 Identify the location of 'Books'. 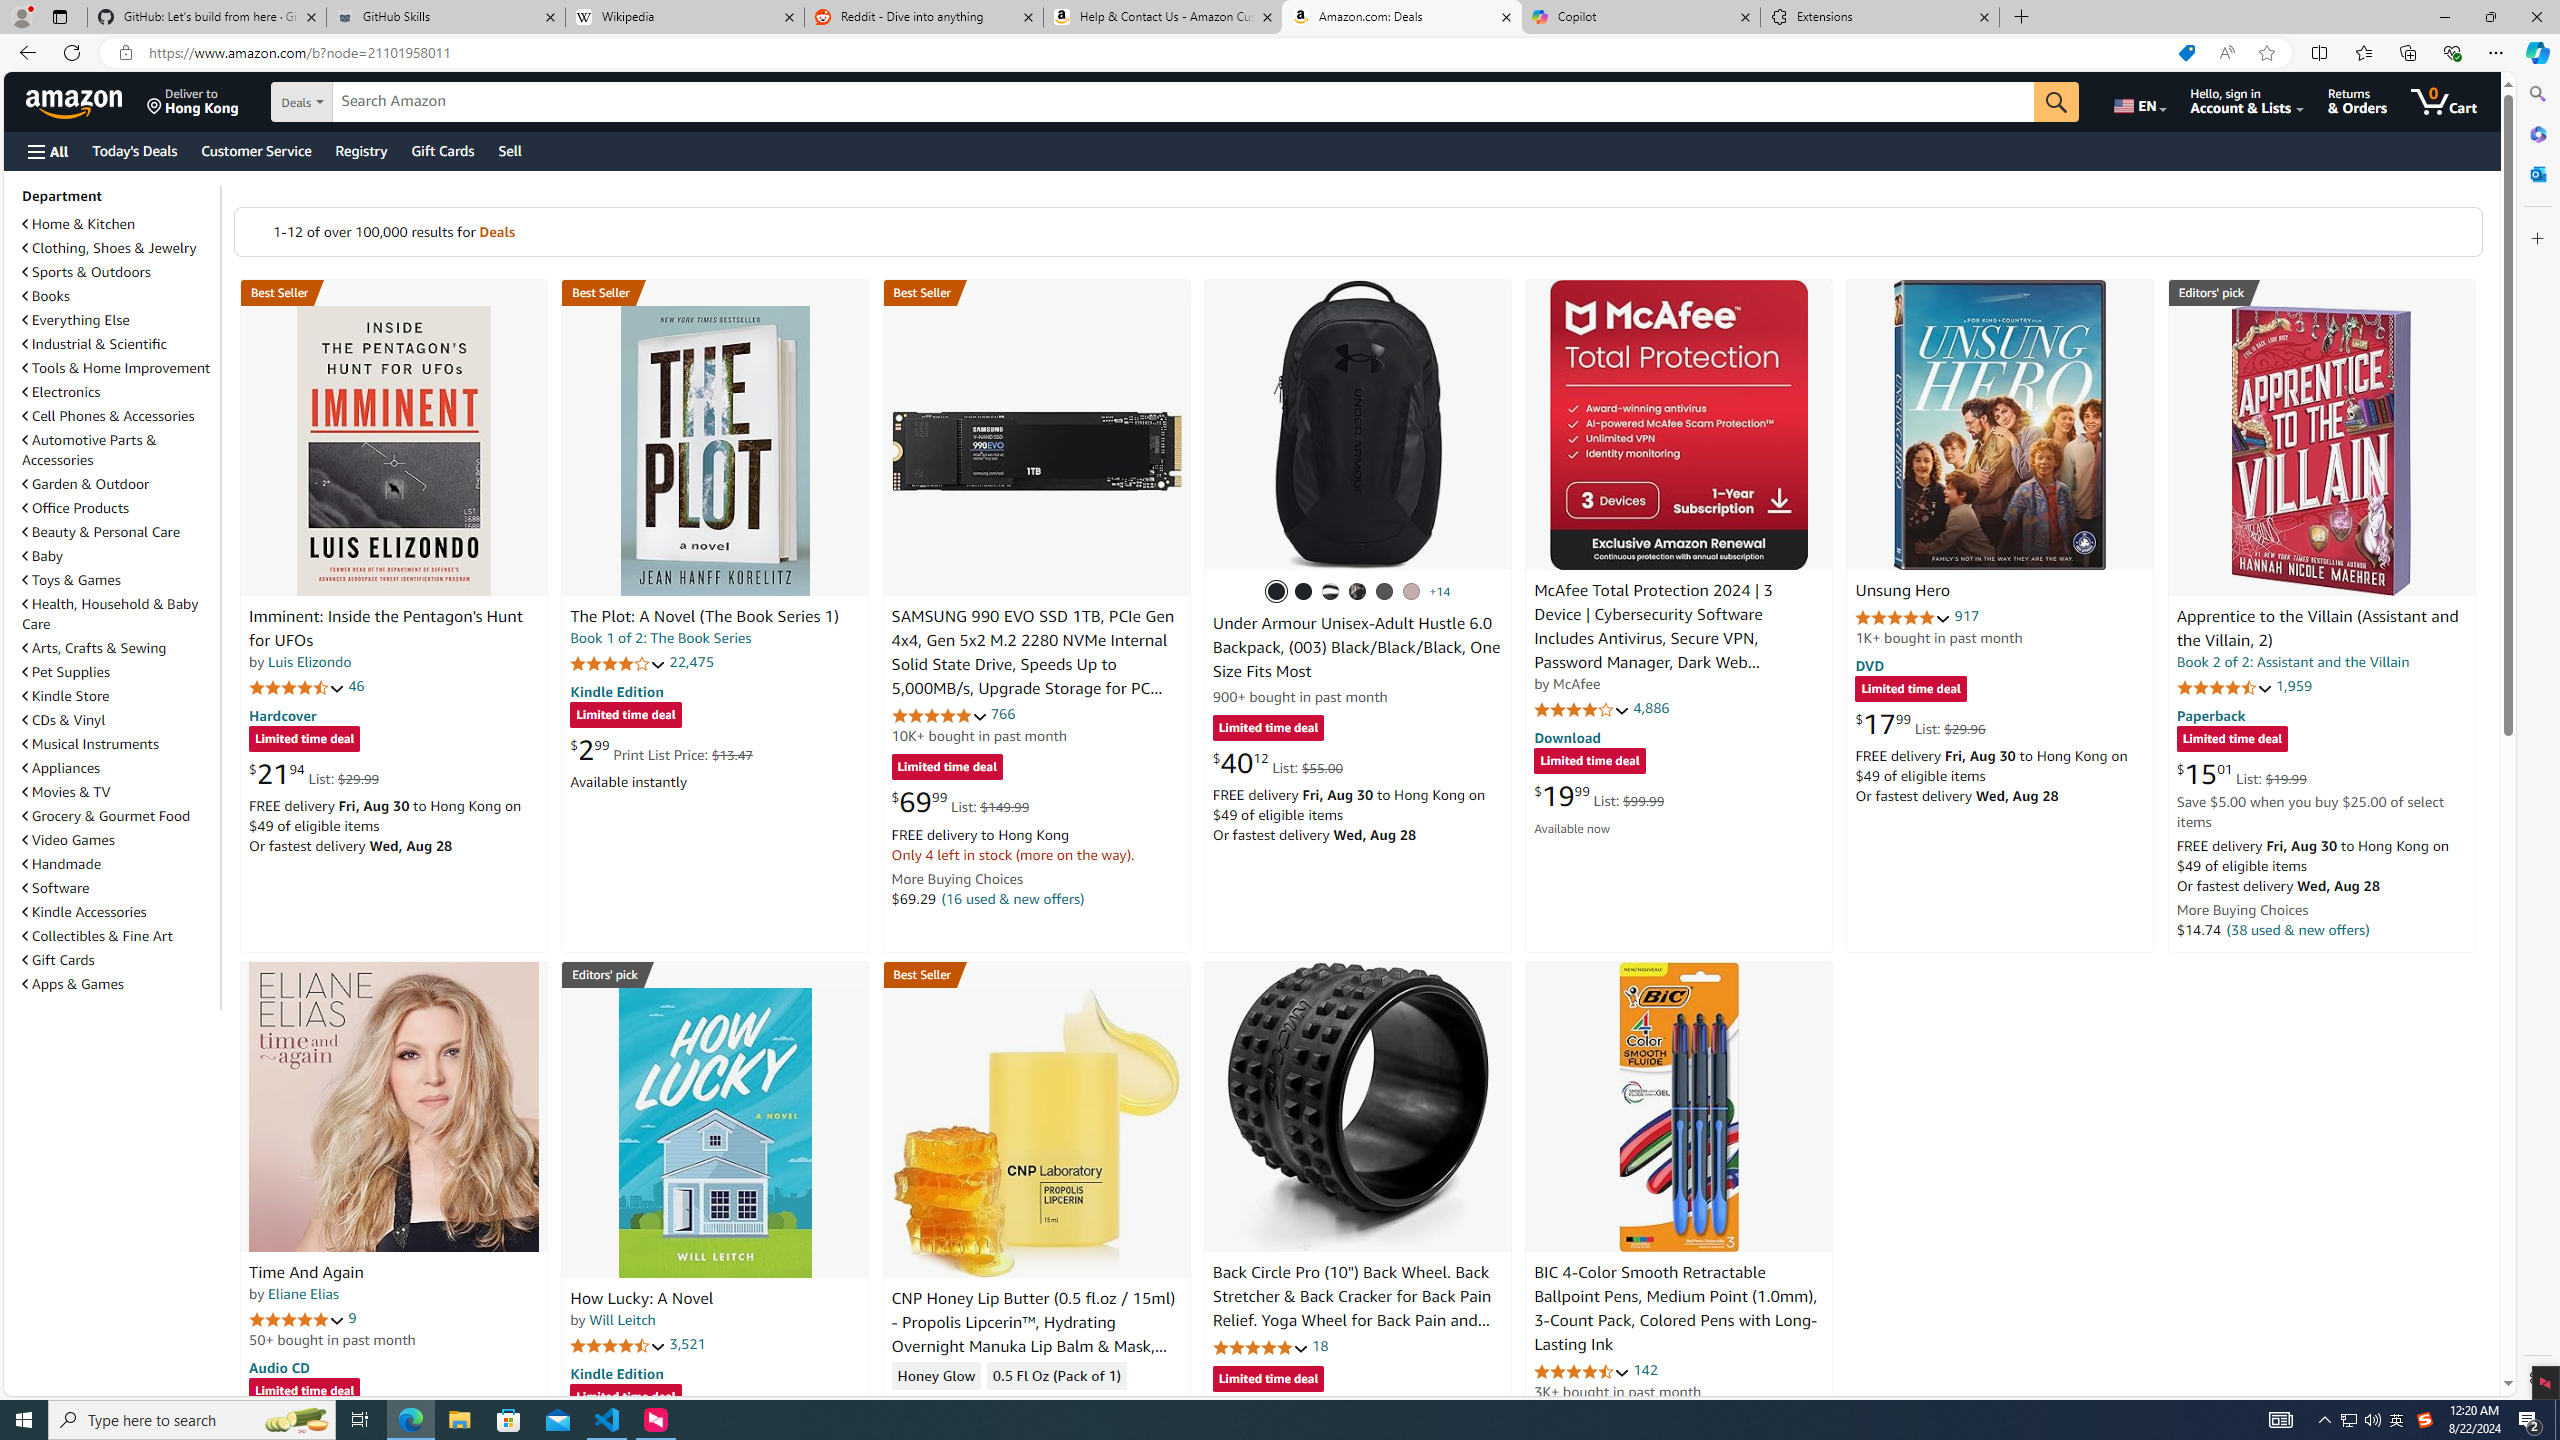
(118, 294).